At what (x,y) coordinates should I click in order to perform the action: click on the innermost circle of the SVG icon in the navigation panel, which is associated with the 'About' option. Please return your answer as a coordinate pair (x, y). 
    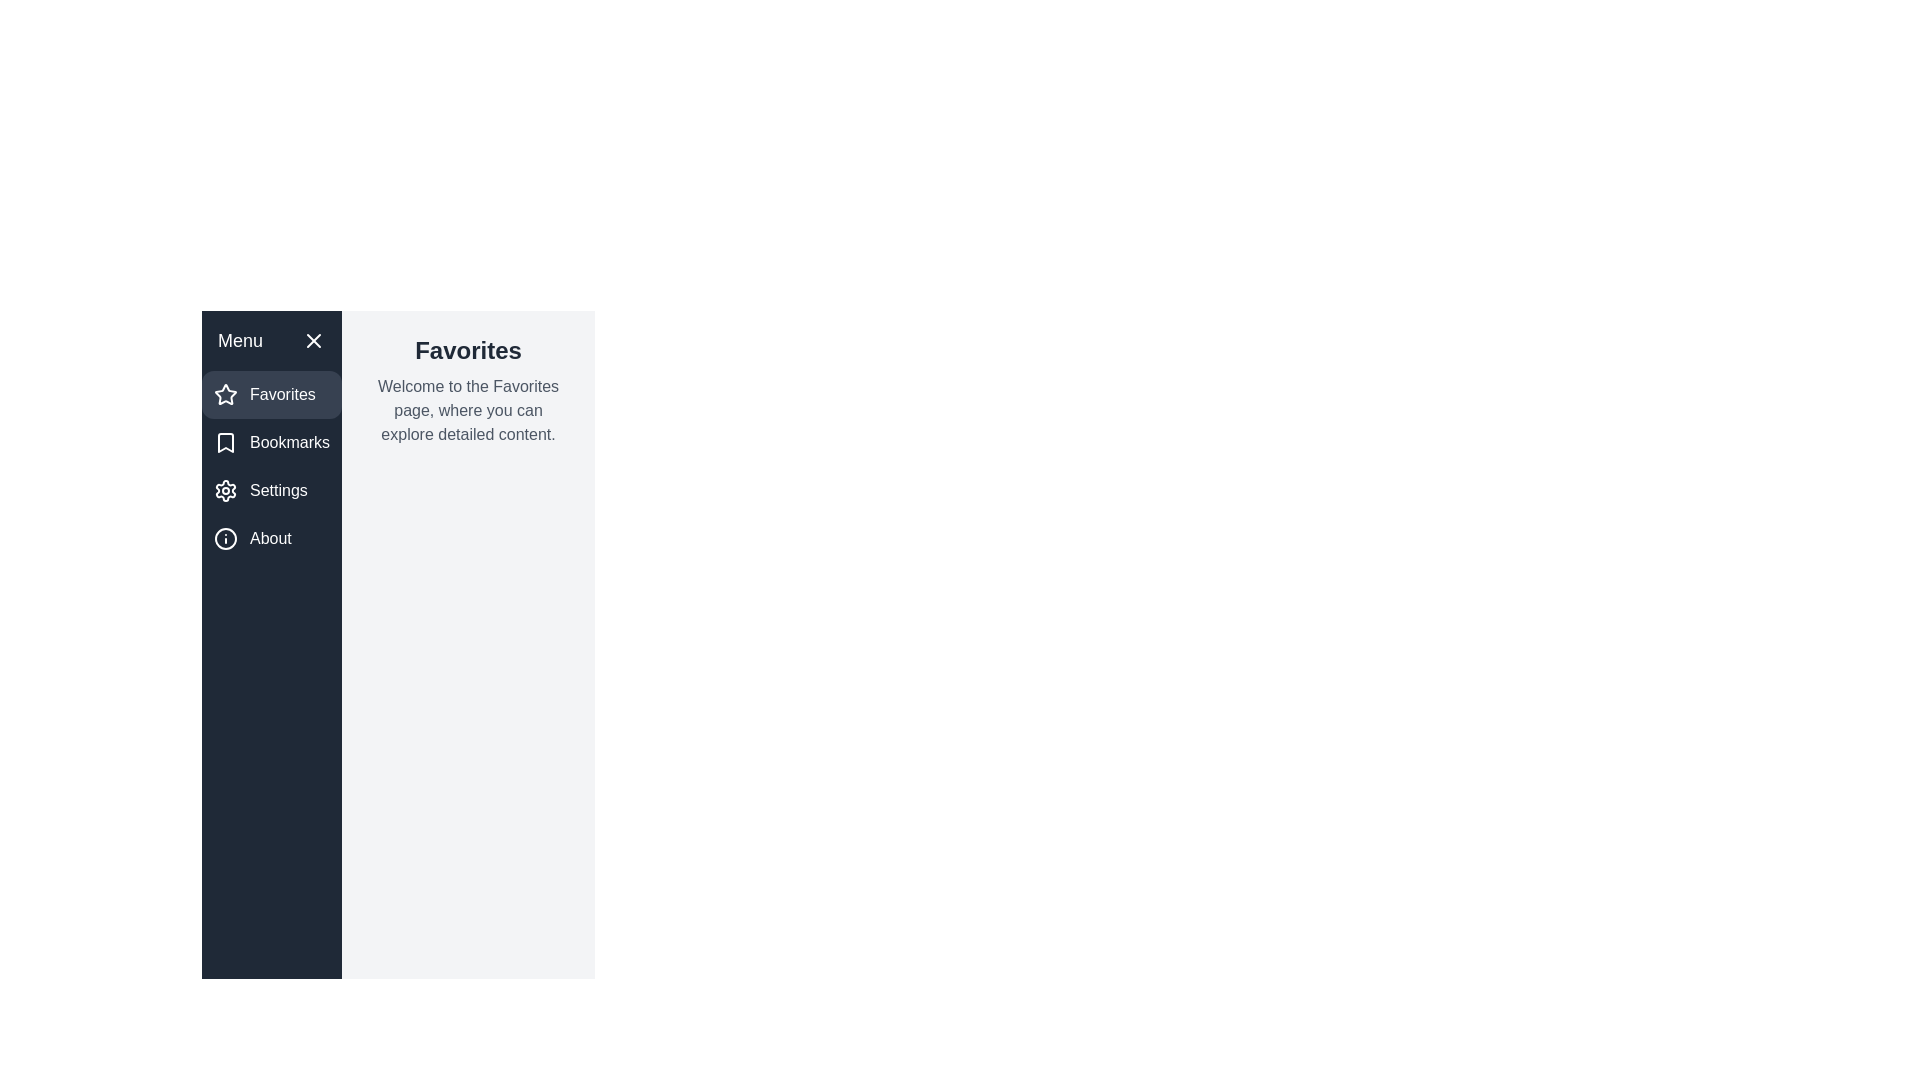
    Looking at the image, I should click on (225, 538).